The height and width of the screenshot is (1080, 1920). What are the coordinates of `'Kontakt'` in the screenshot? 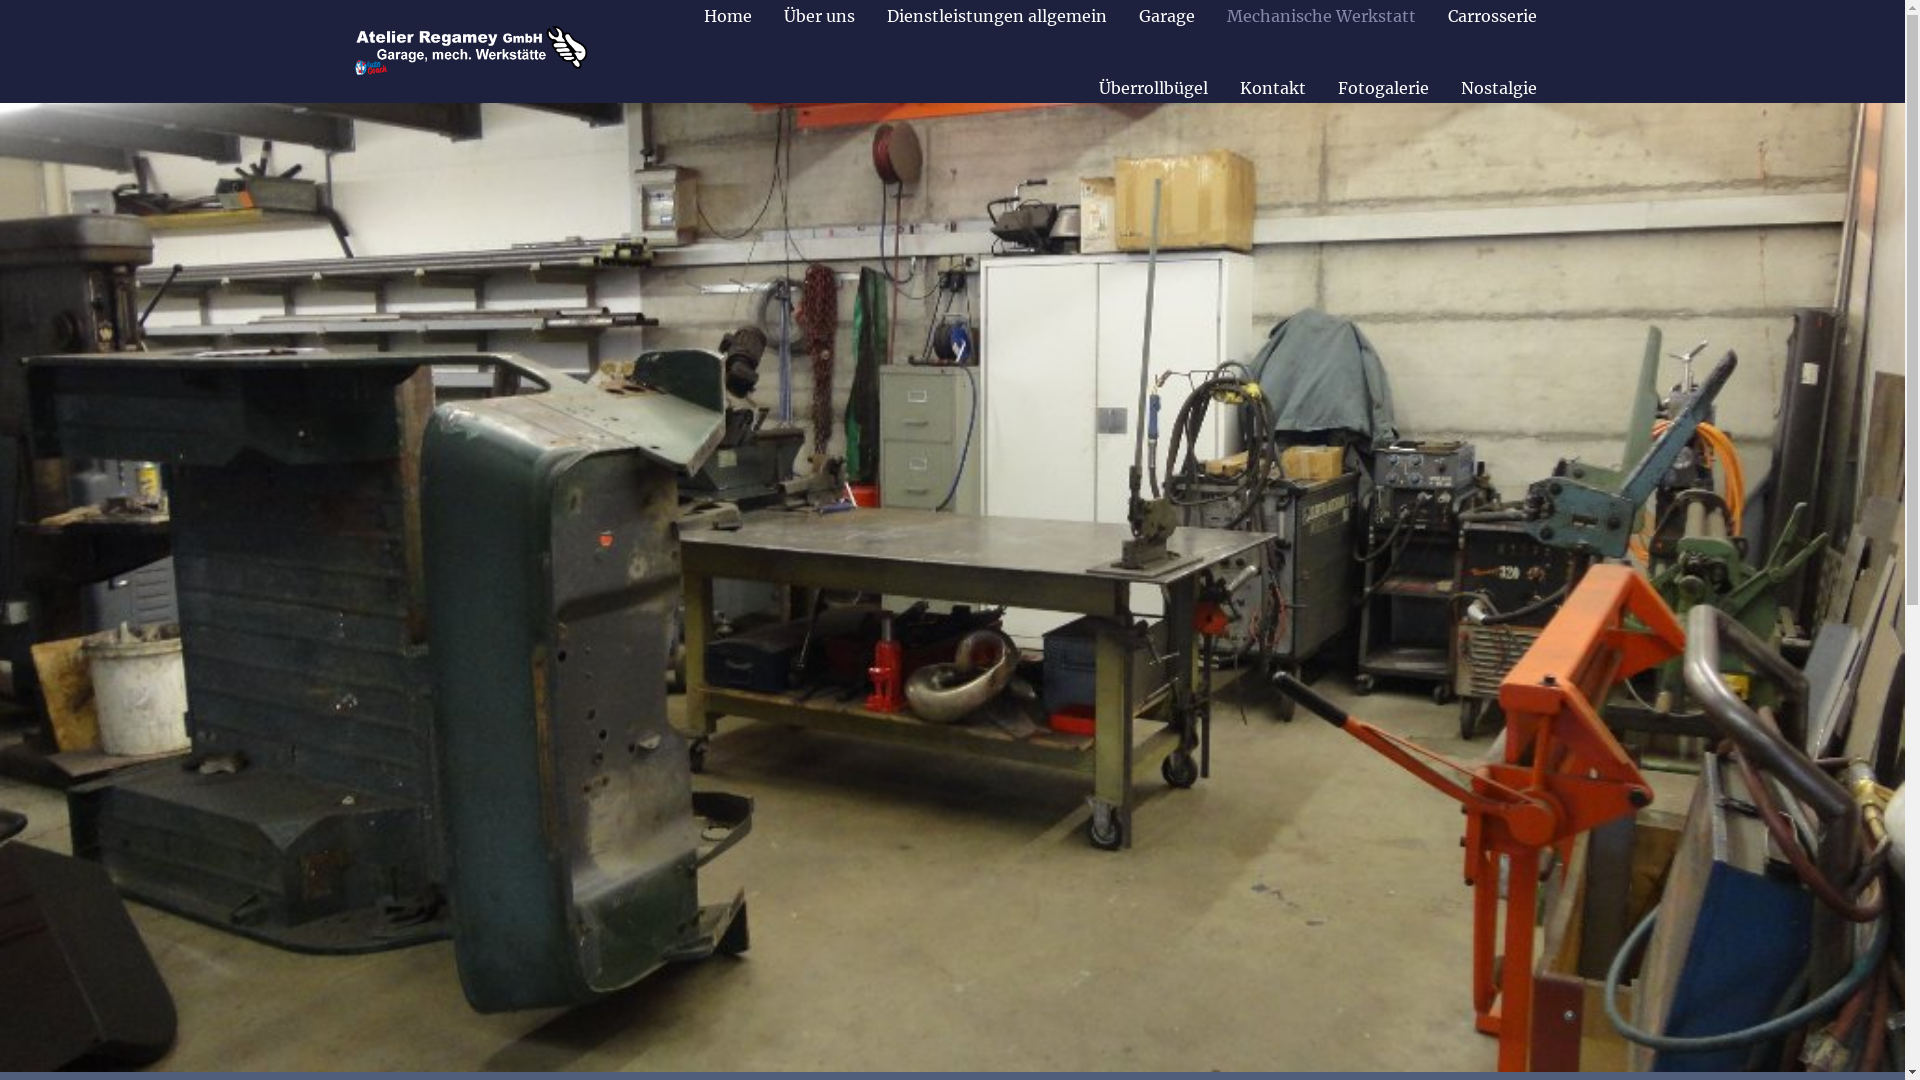 It's located at (1223, 87).